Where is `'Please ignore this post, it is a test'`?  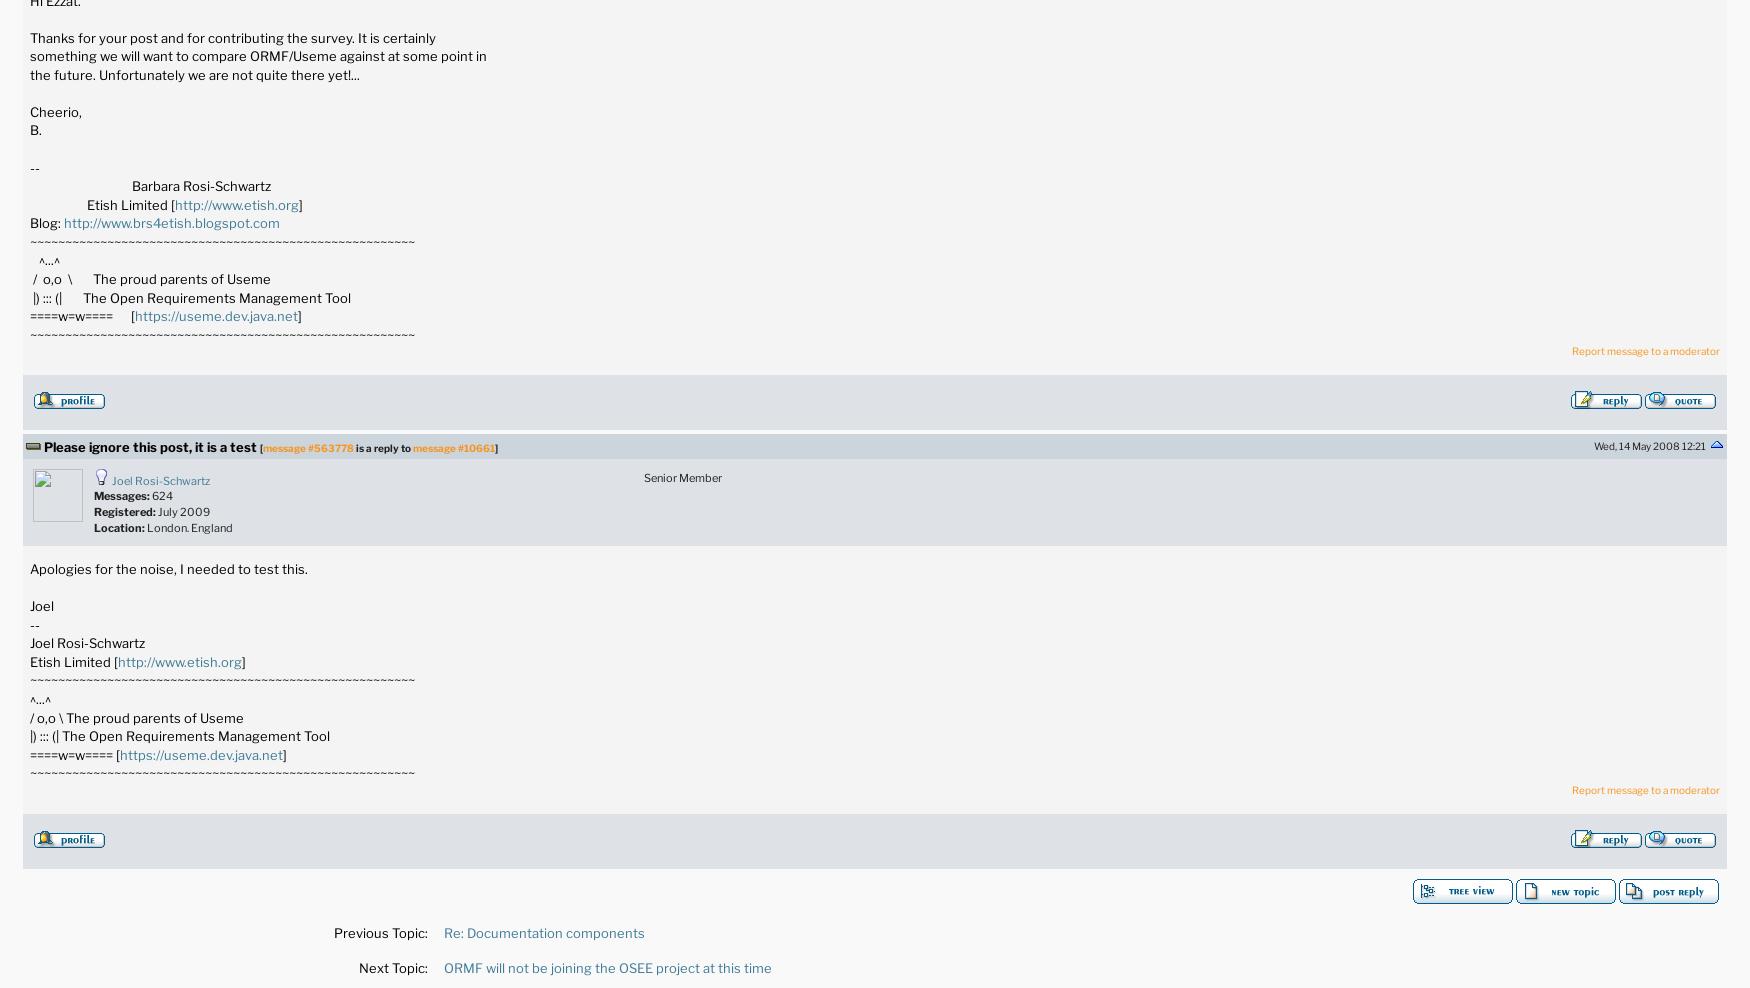
'Please ignore this post, it is a test' is located at coordinates (149, 445).